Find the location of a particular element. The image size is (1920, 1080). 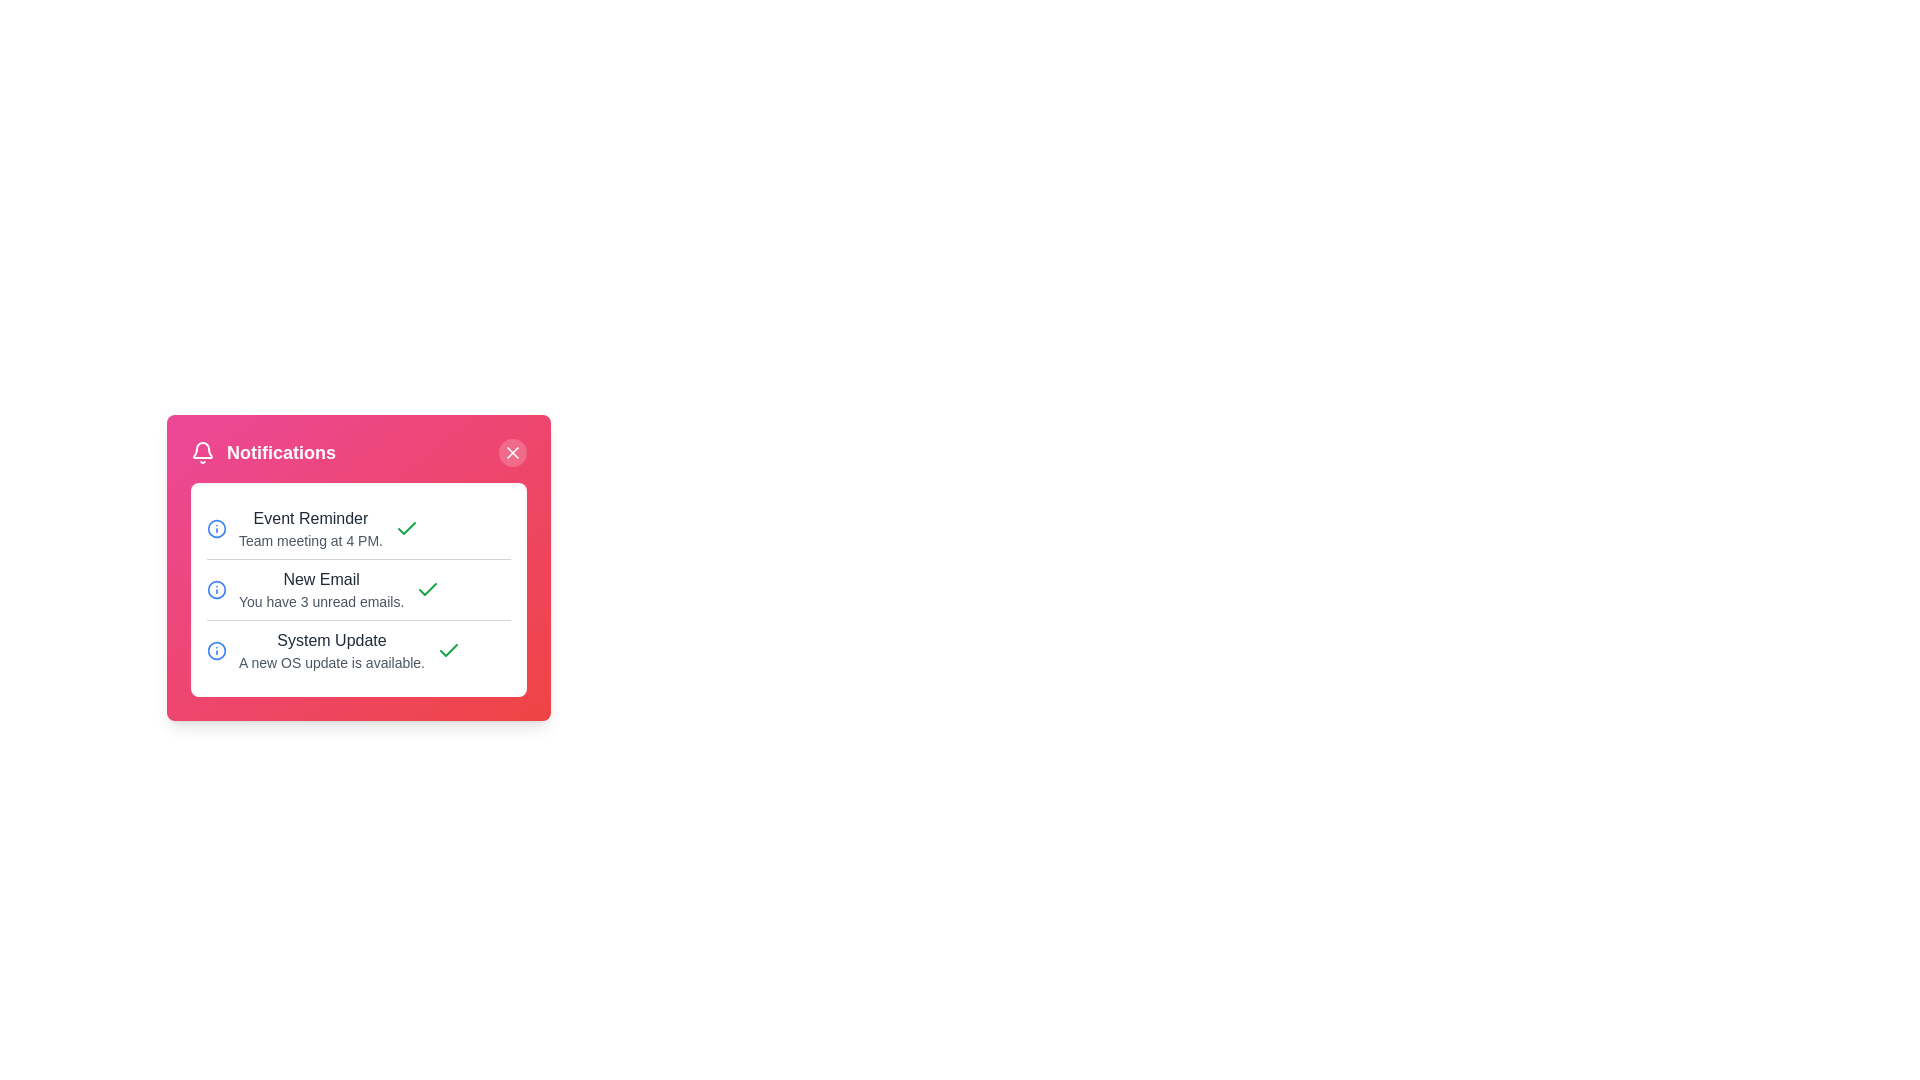

Status Indicator Icon, which is a green checkmark icon located at the far right of the 'New Email' notification within the notification card titled 'Notifications.' is located at coordinates (427, 589).